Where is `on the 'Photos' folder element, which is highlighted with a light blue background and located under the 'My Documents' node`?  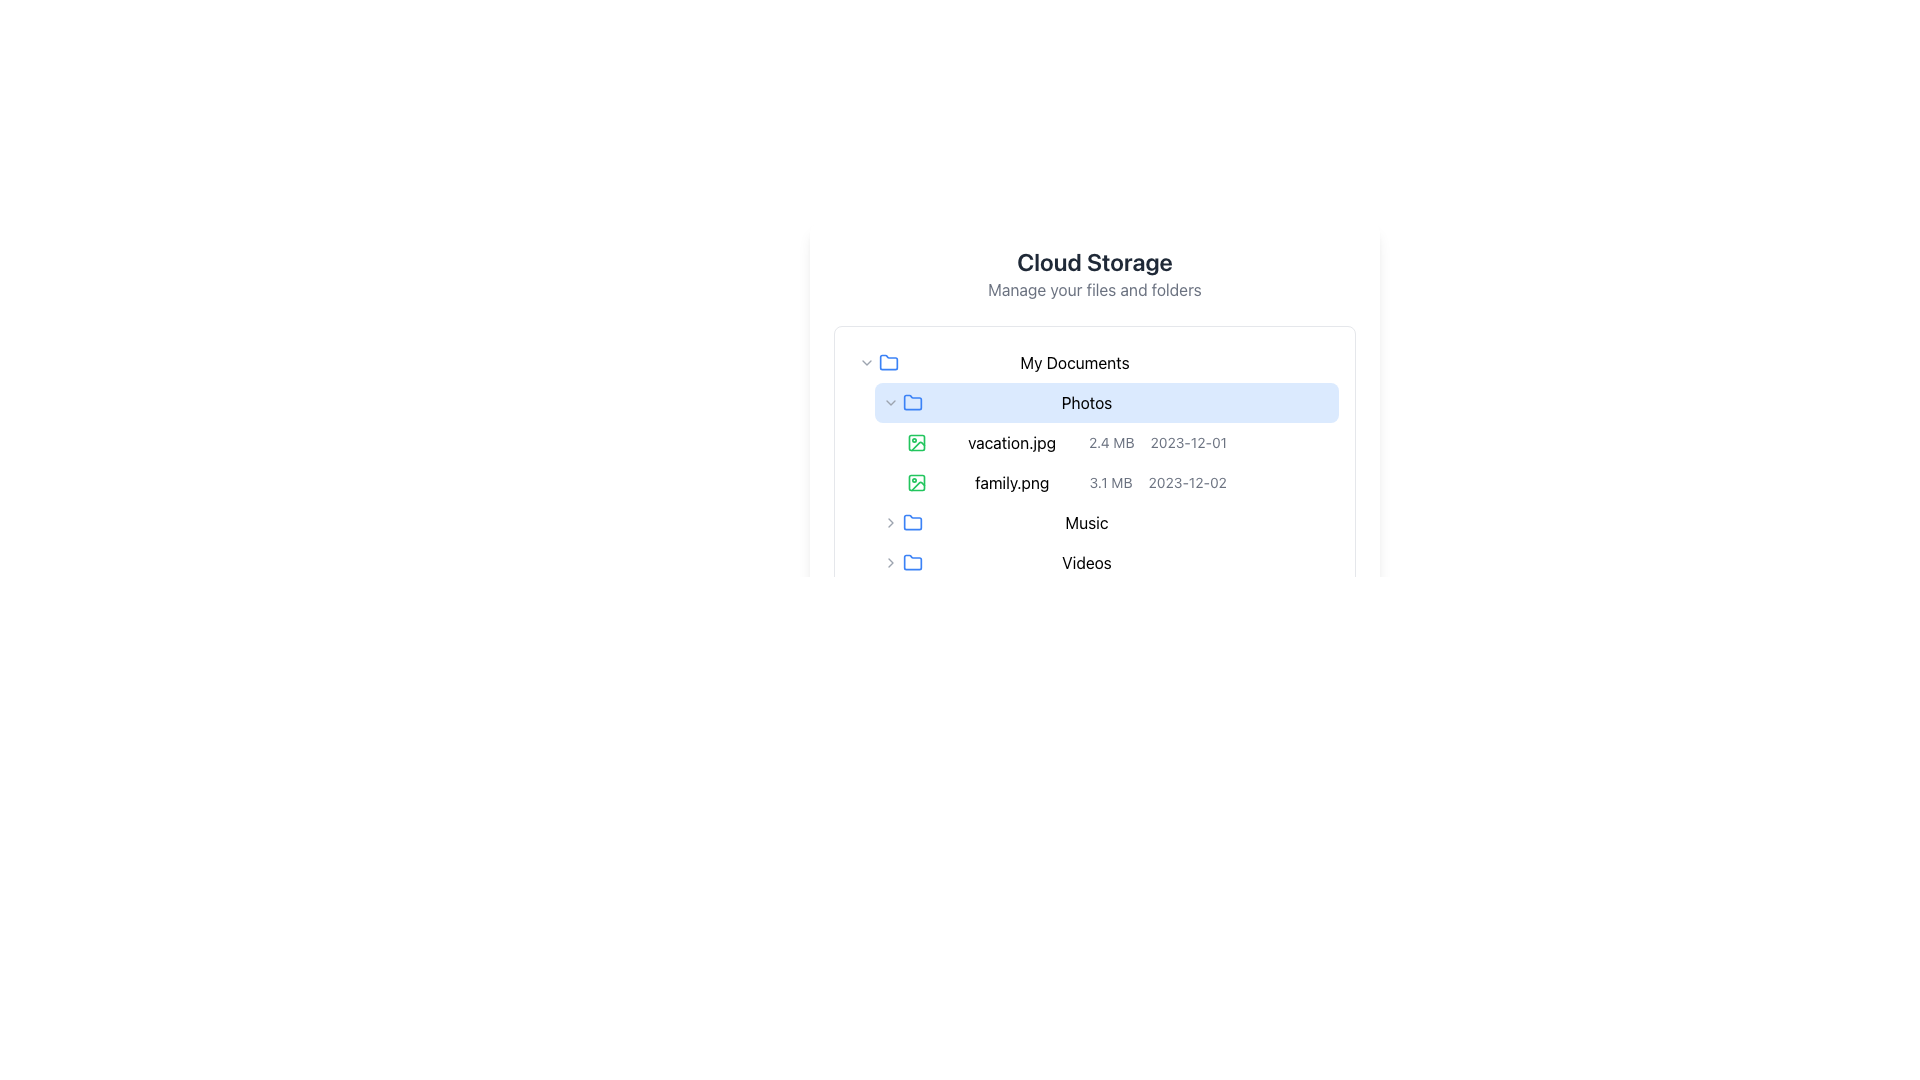
on the 'Photos' folder element, which is highlighted with a light blue background and located under the 'My Documents' node is located at coordinates (1093, 387).